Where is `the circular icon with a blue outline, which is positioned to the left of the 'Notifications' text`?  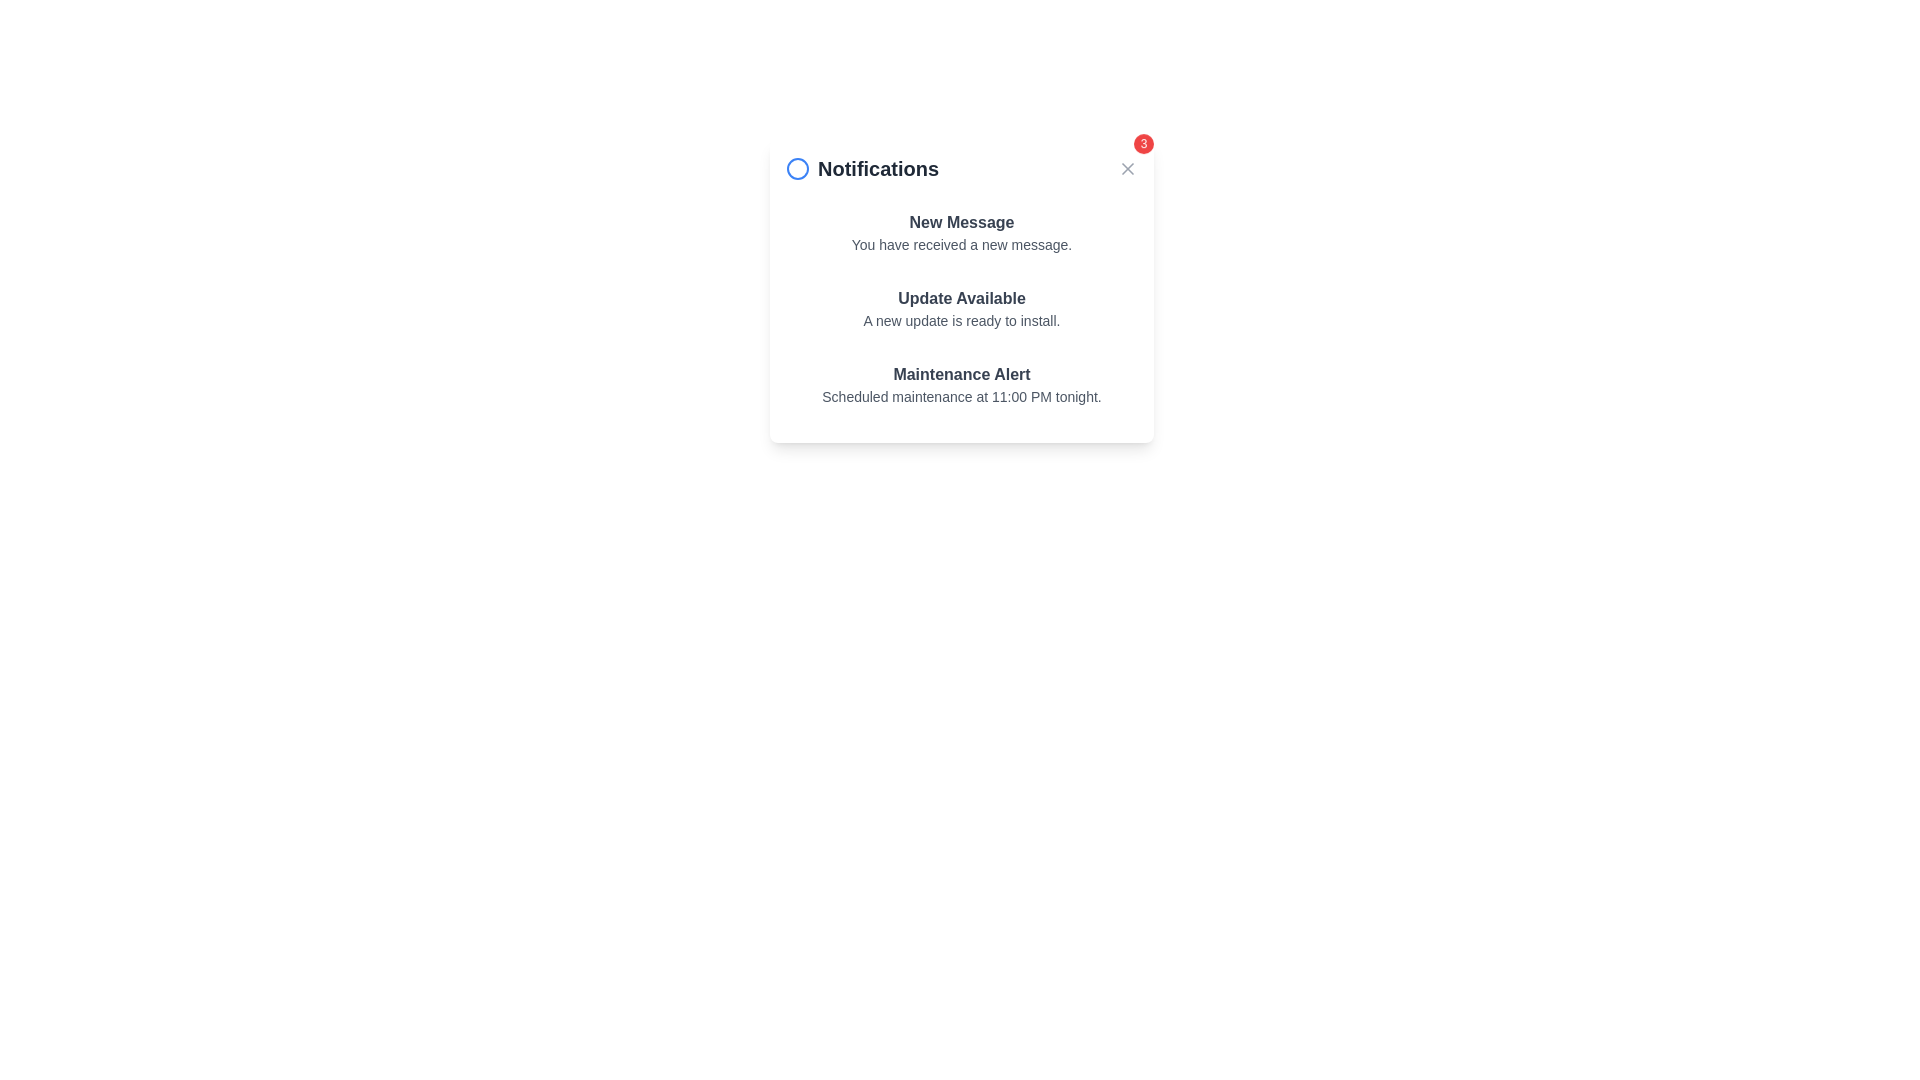 the circular icon with a blue outline, which is positioned to the left of the 'Notifications' text is located at coordinates (796, 168).